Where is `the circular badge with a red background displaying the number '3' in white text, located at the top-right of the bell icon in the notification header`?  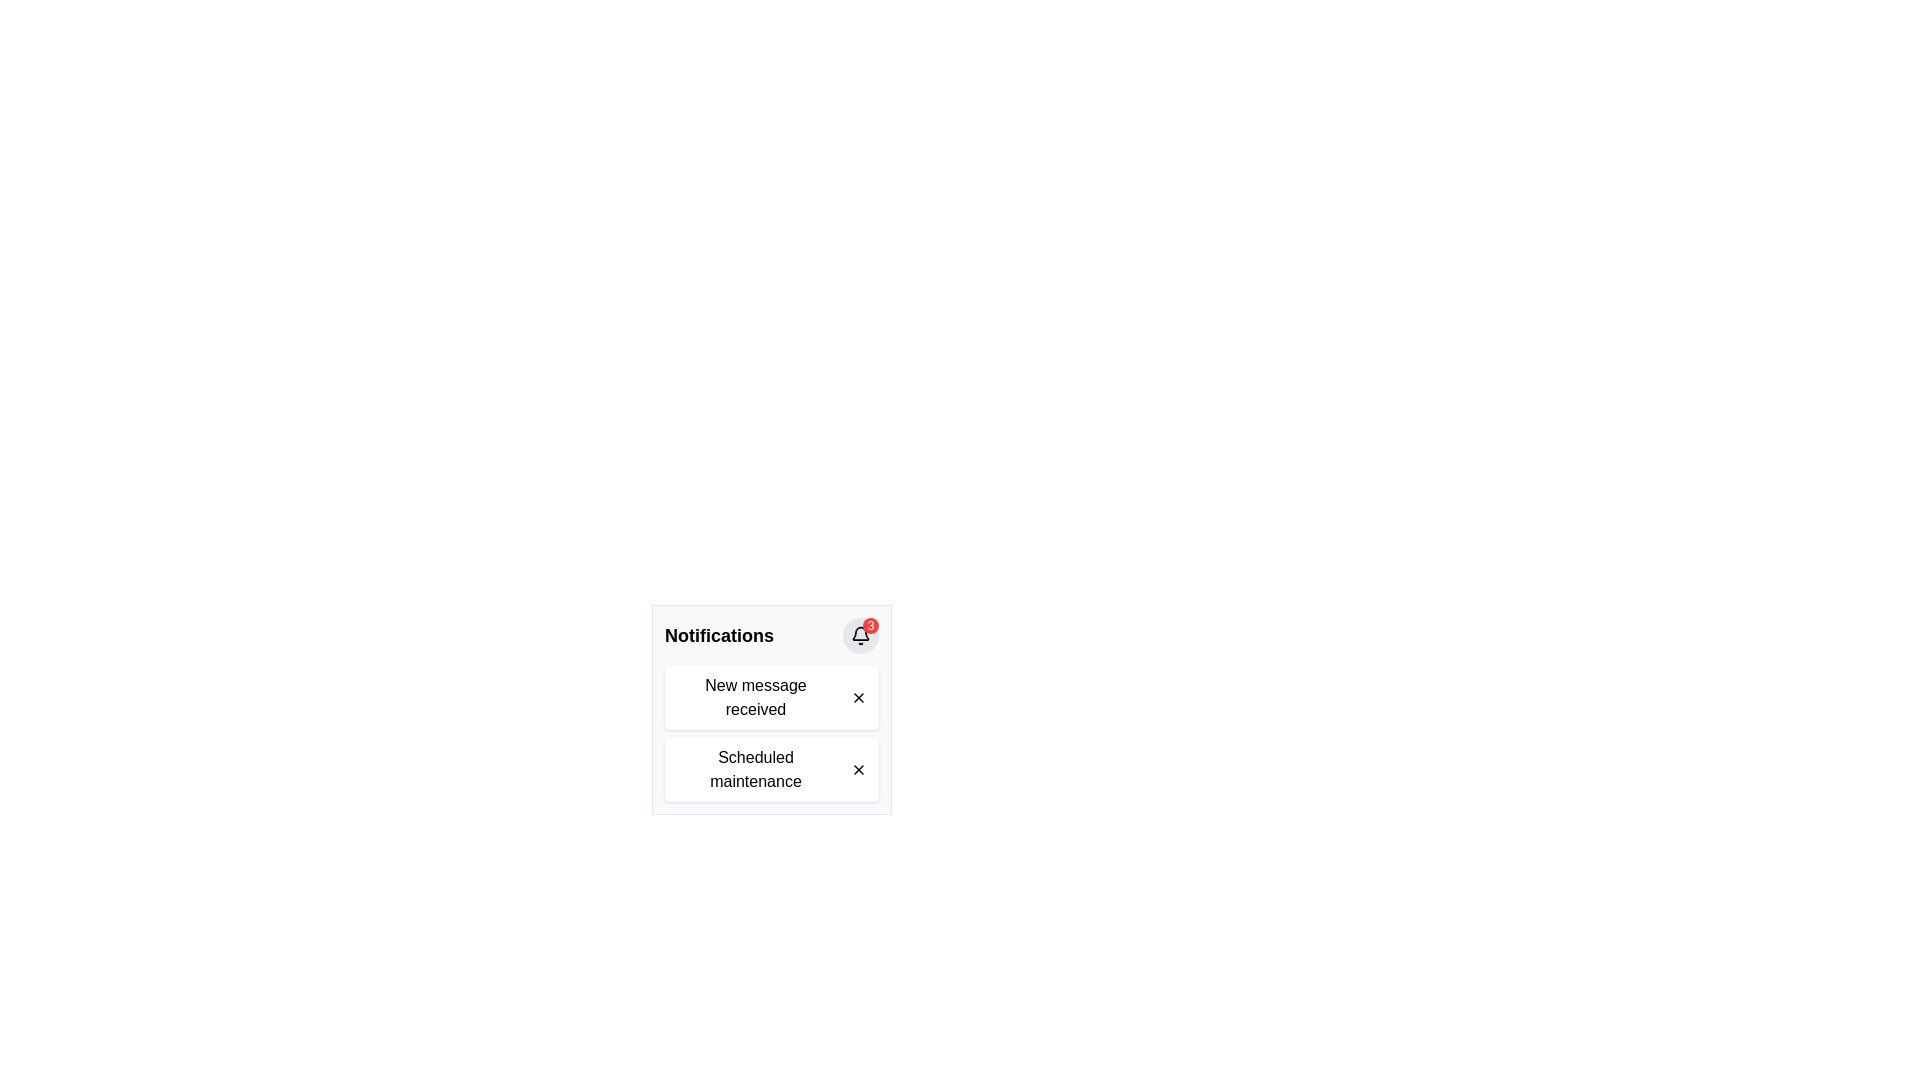
the circular badge with a red background displaying the number '3' in white text, located at the top-right of the bell icon in the notification header is located at coordinates (860, 636).